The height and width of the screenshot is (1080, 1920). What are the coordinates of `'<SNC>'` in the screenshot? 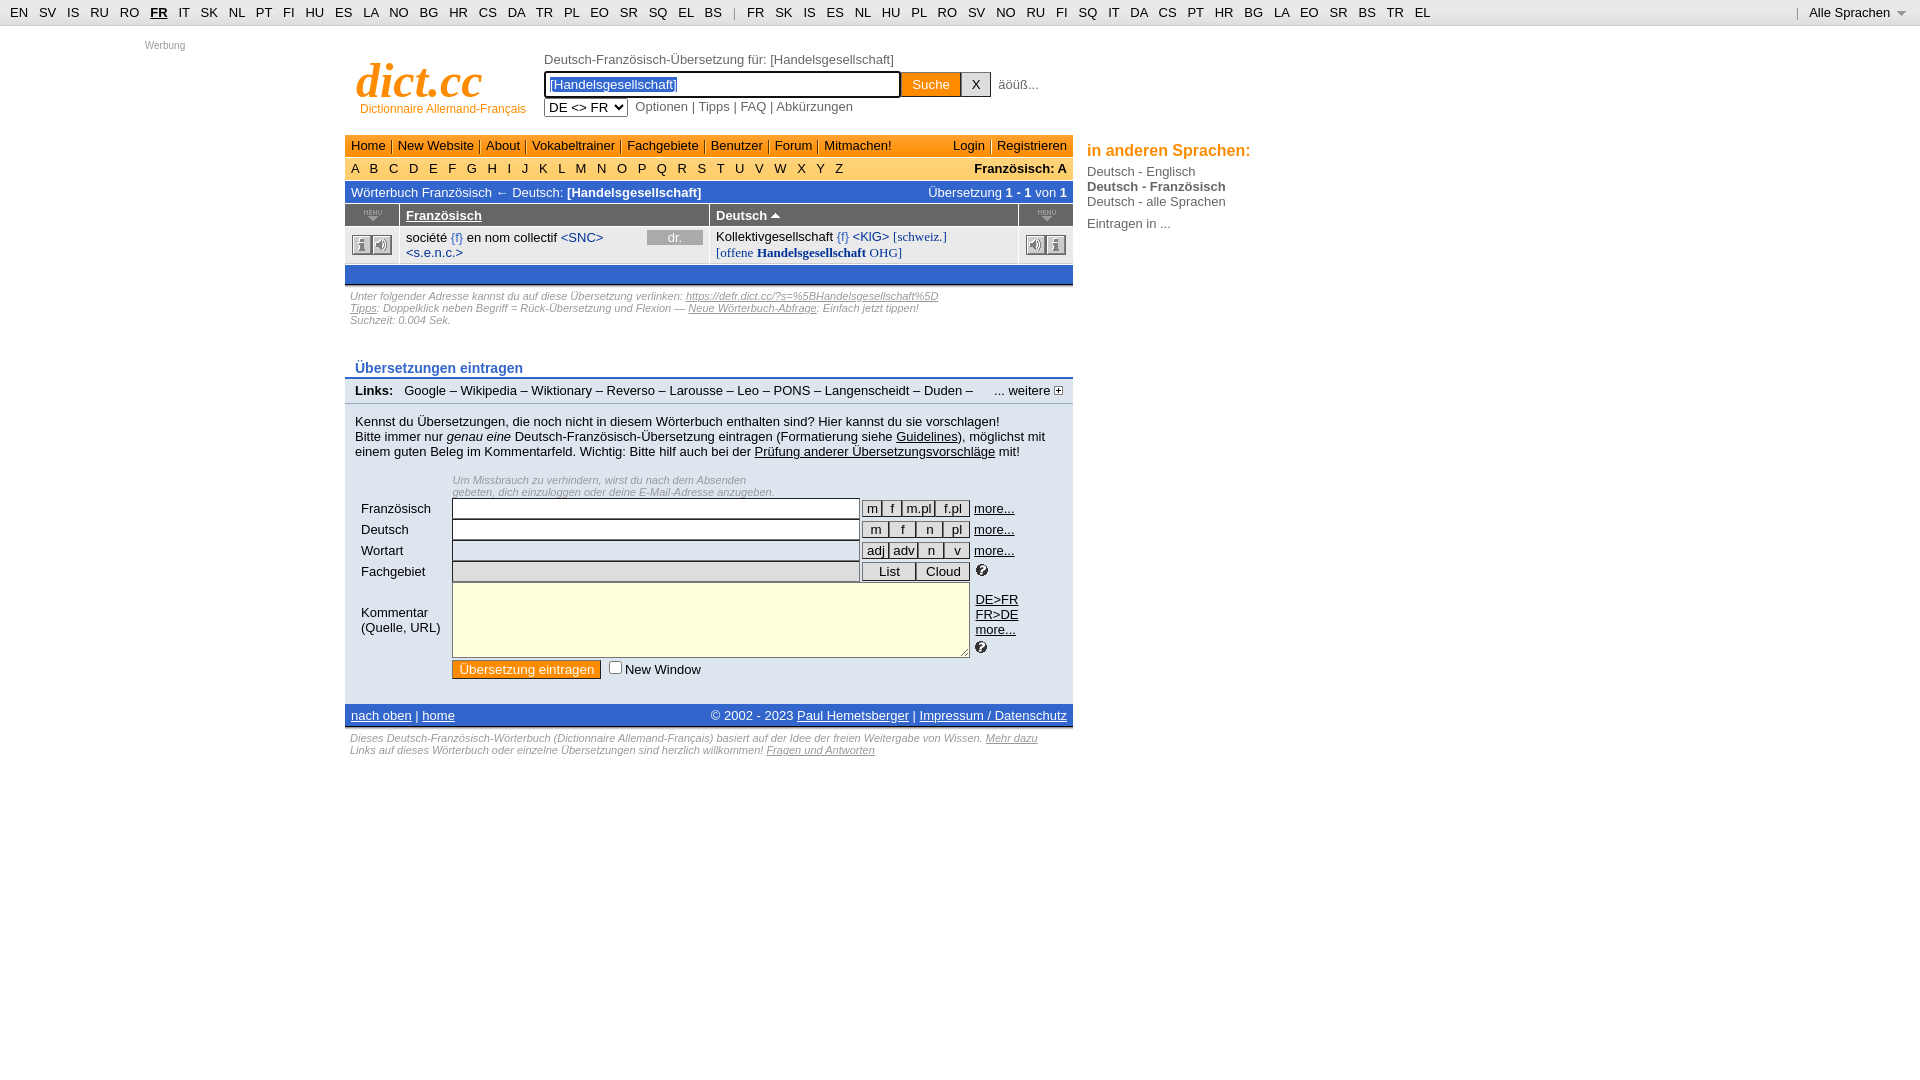 It's located at (581, 236).